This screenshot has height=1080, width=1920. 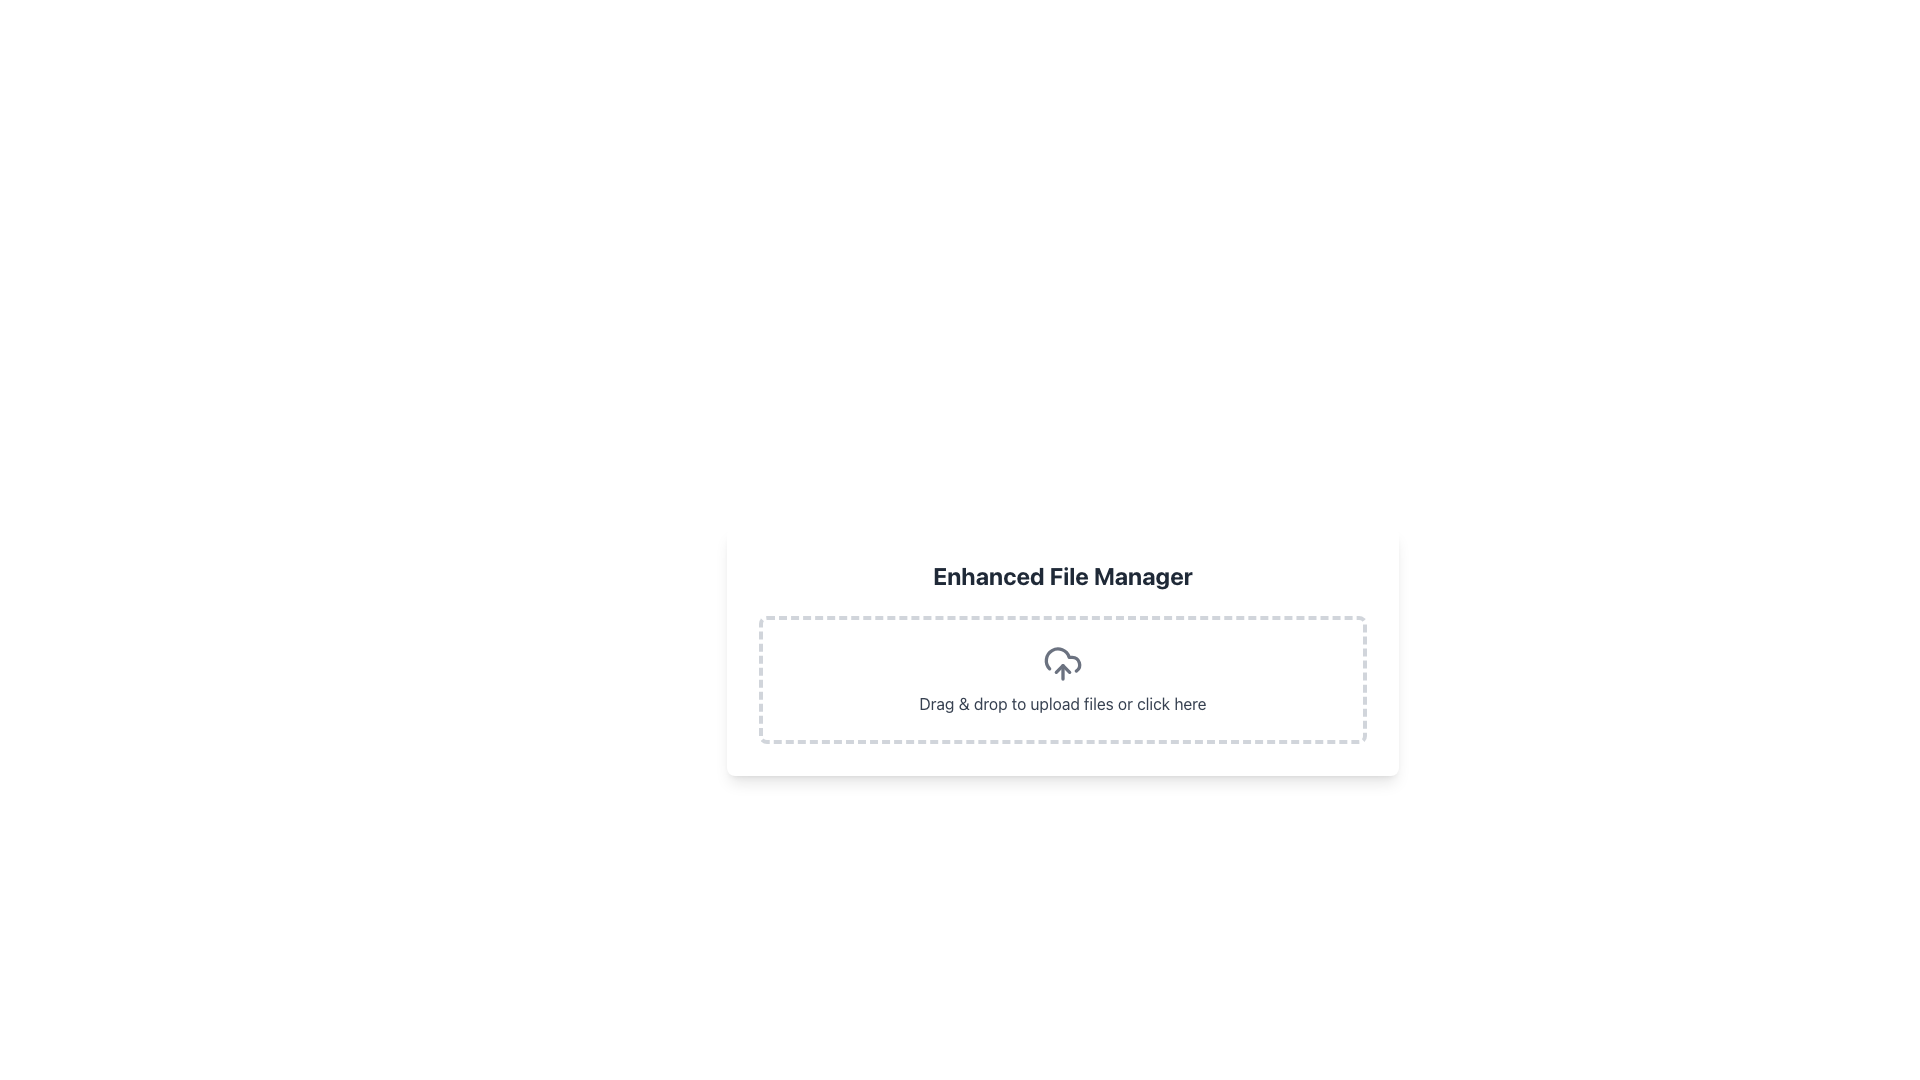 I want to click on the text label that instructs users to drag and drop files or click to upload, located centrally beneath the upload icon, so click(x=1061, y=703).